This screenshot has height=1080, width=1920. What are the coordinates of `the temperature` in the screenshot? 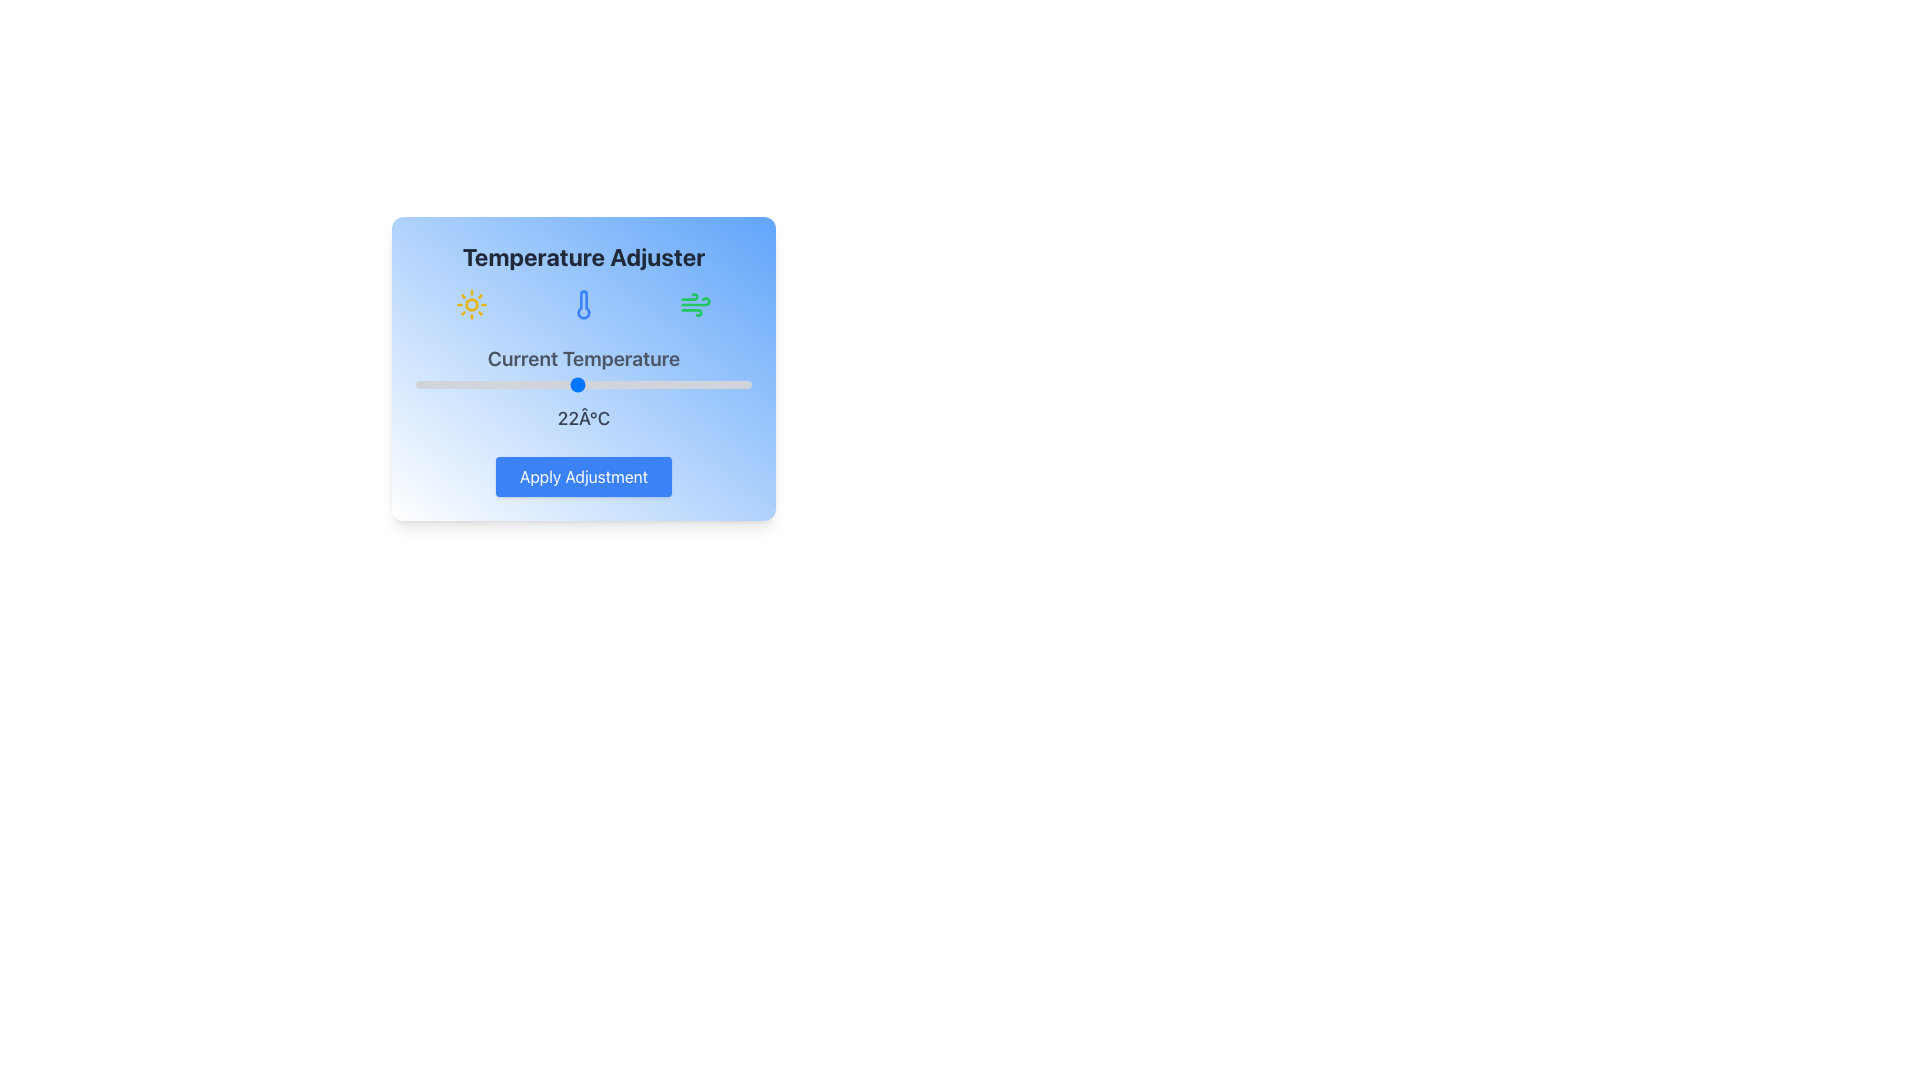 It's located at (711, 385).